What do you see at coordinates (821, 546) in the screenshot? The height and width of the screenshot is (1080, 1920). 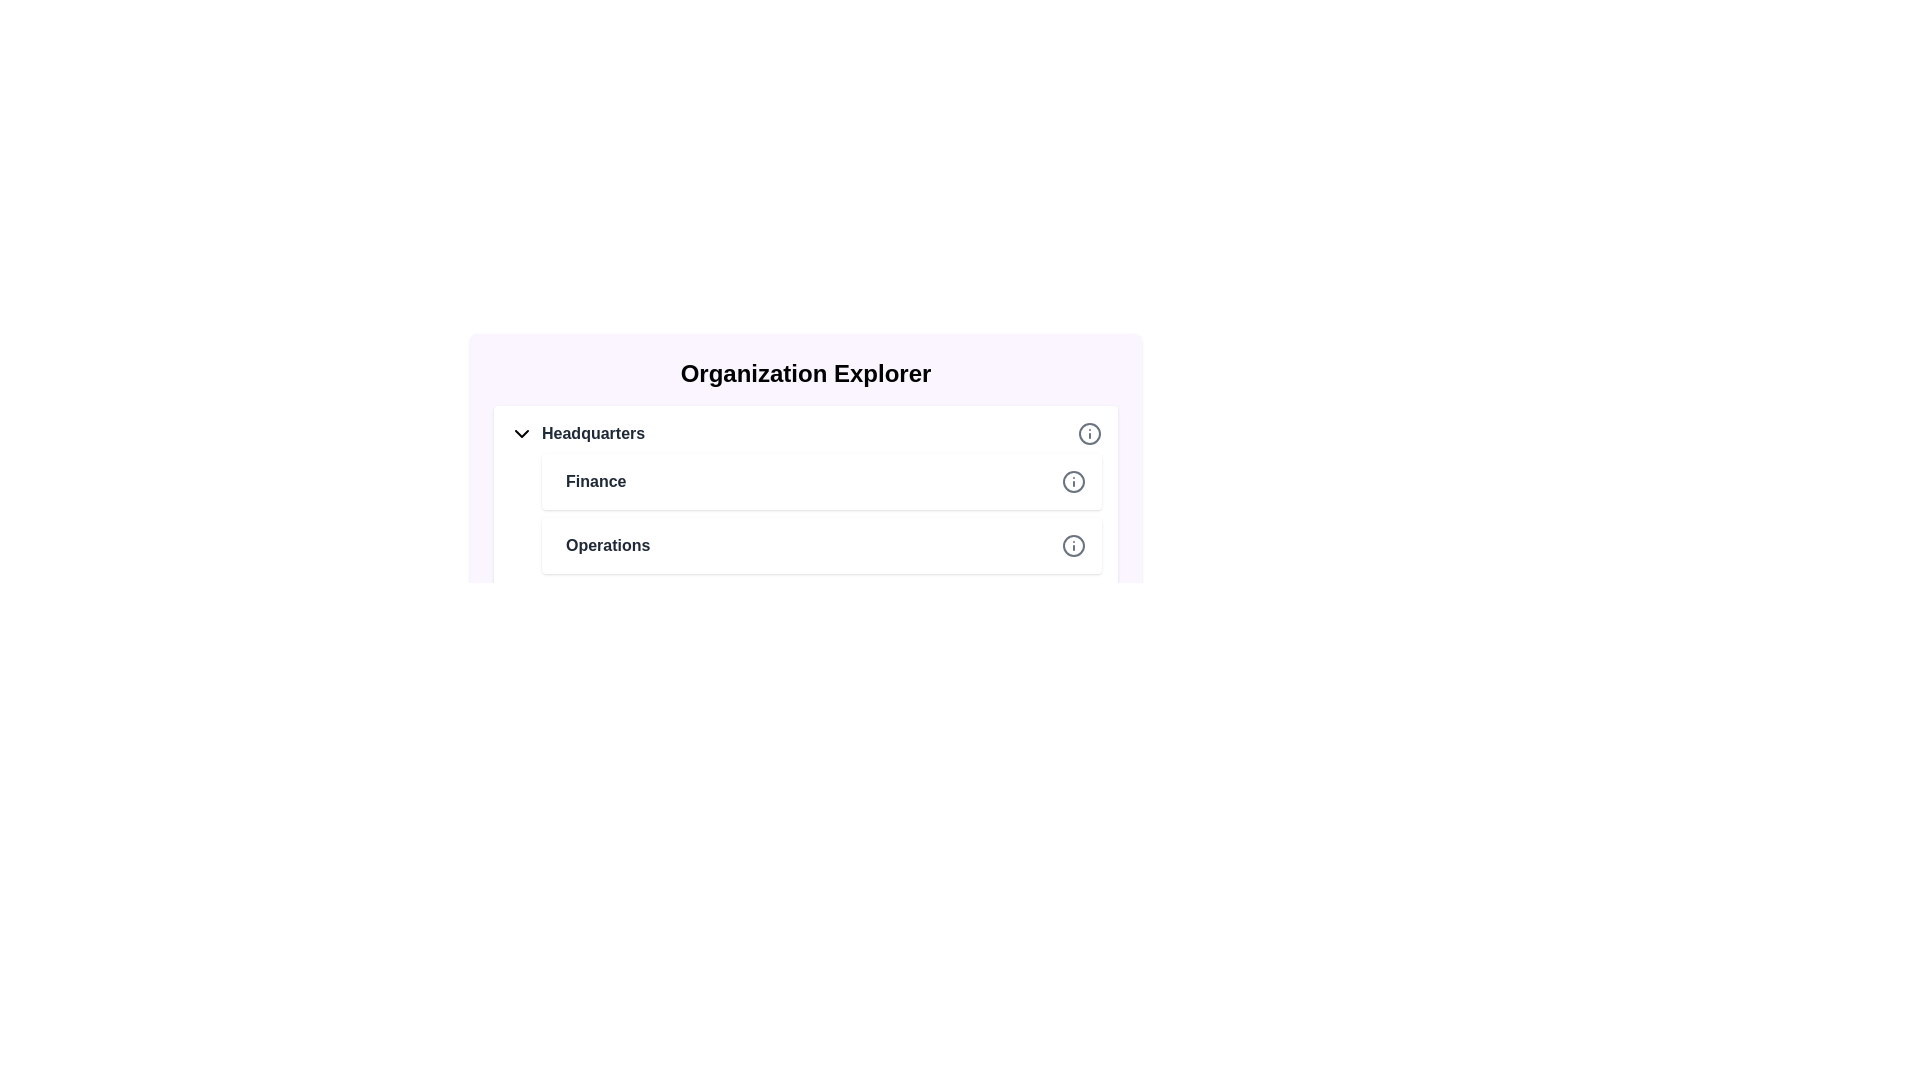 I see `the list item labeled 'Operations' which is located in the second row of the collapsible section titled 'Headquarters'` at bounding box center [821, 546].